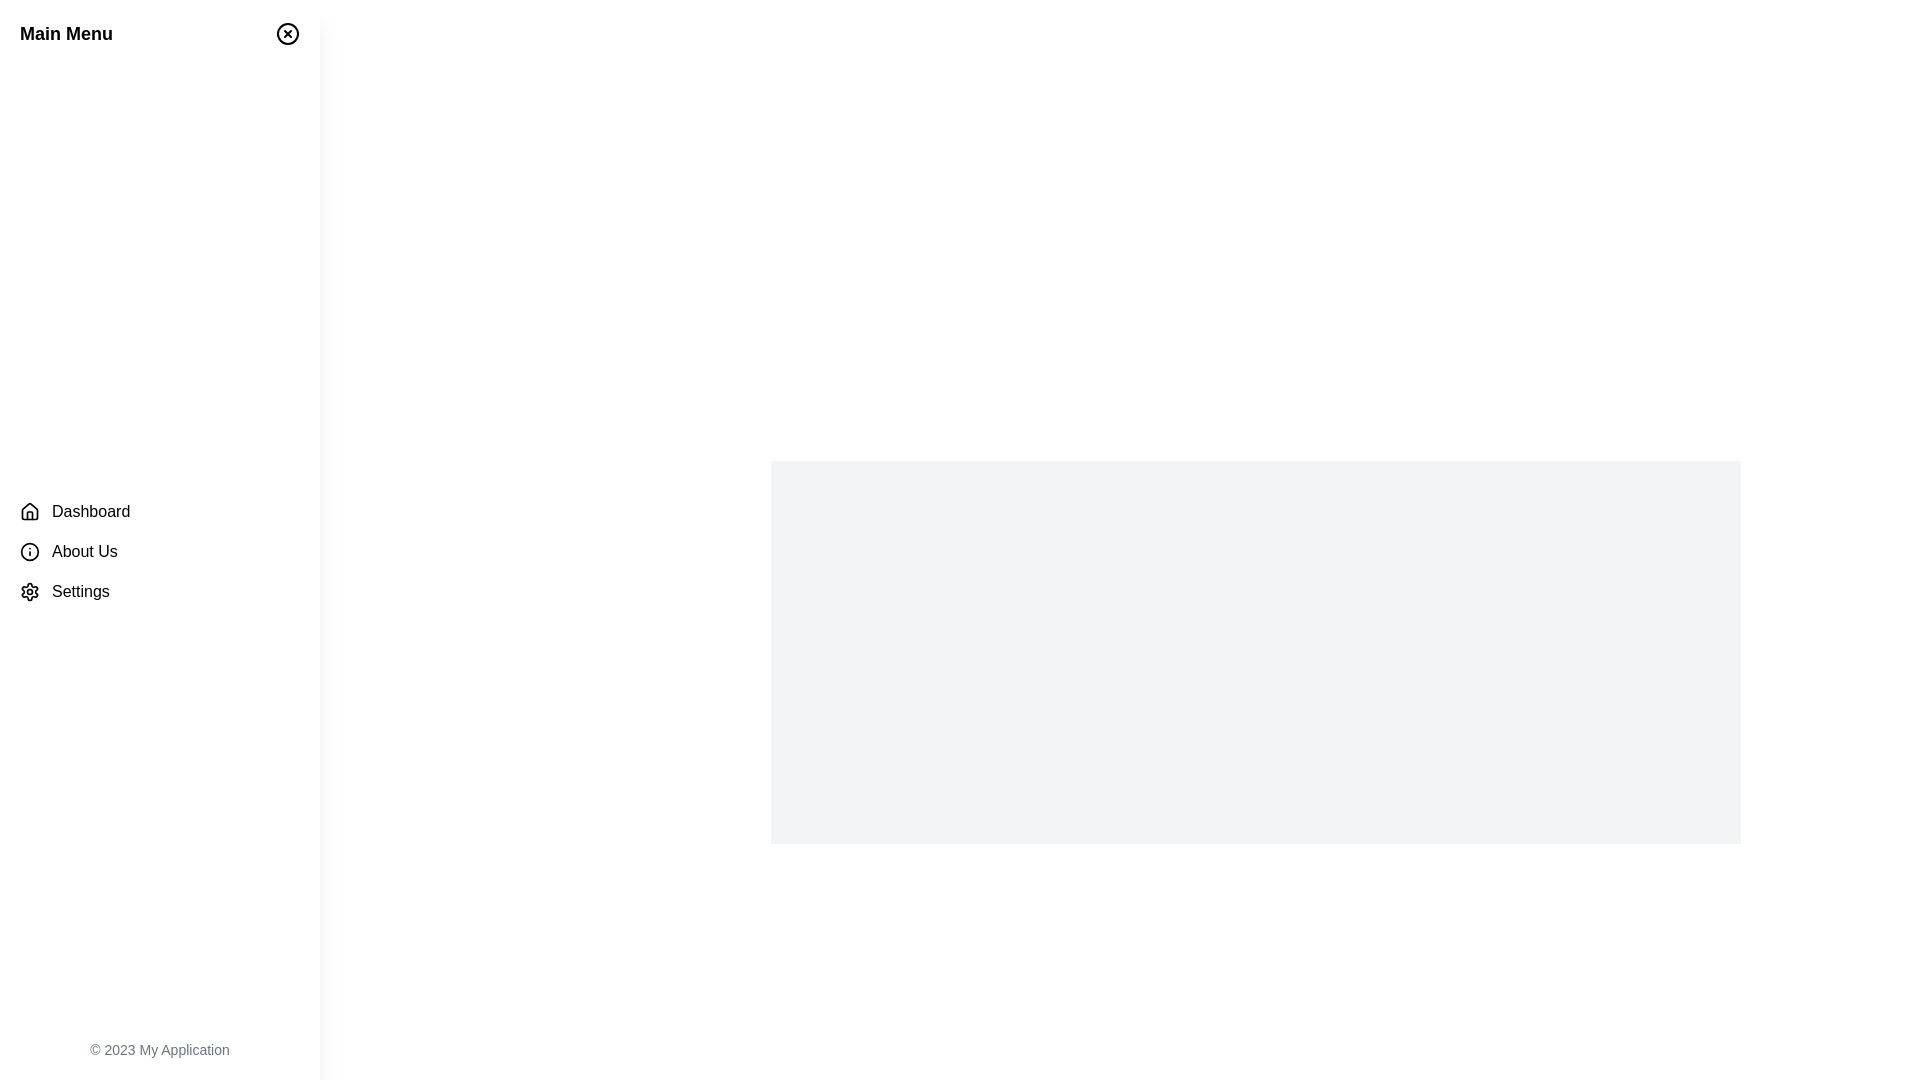  What do you see at coordinates (158, 590) in the screenshot?
I see `the 'Settings' menu item` at bounding box center [158, 590].